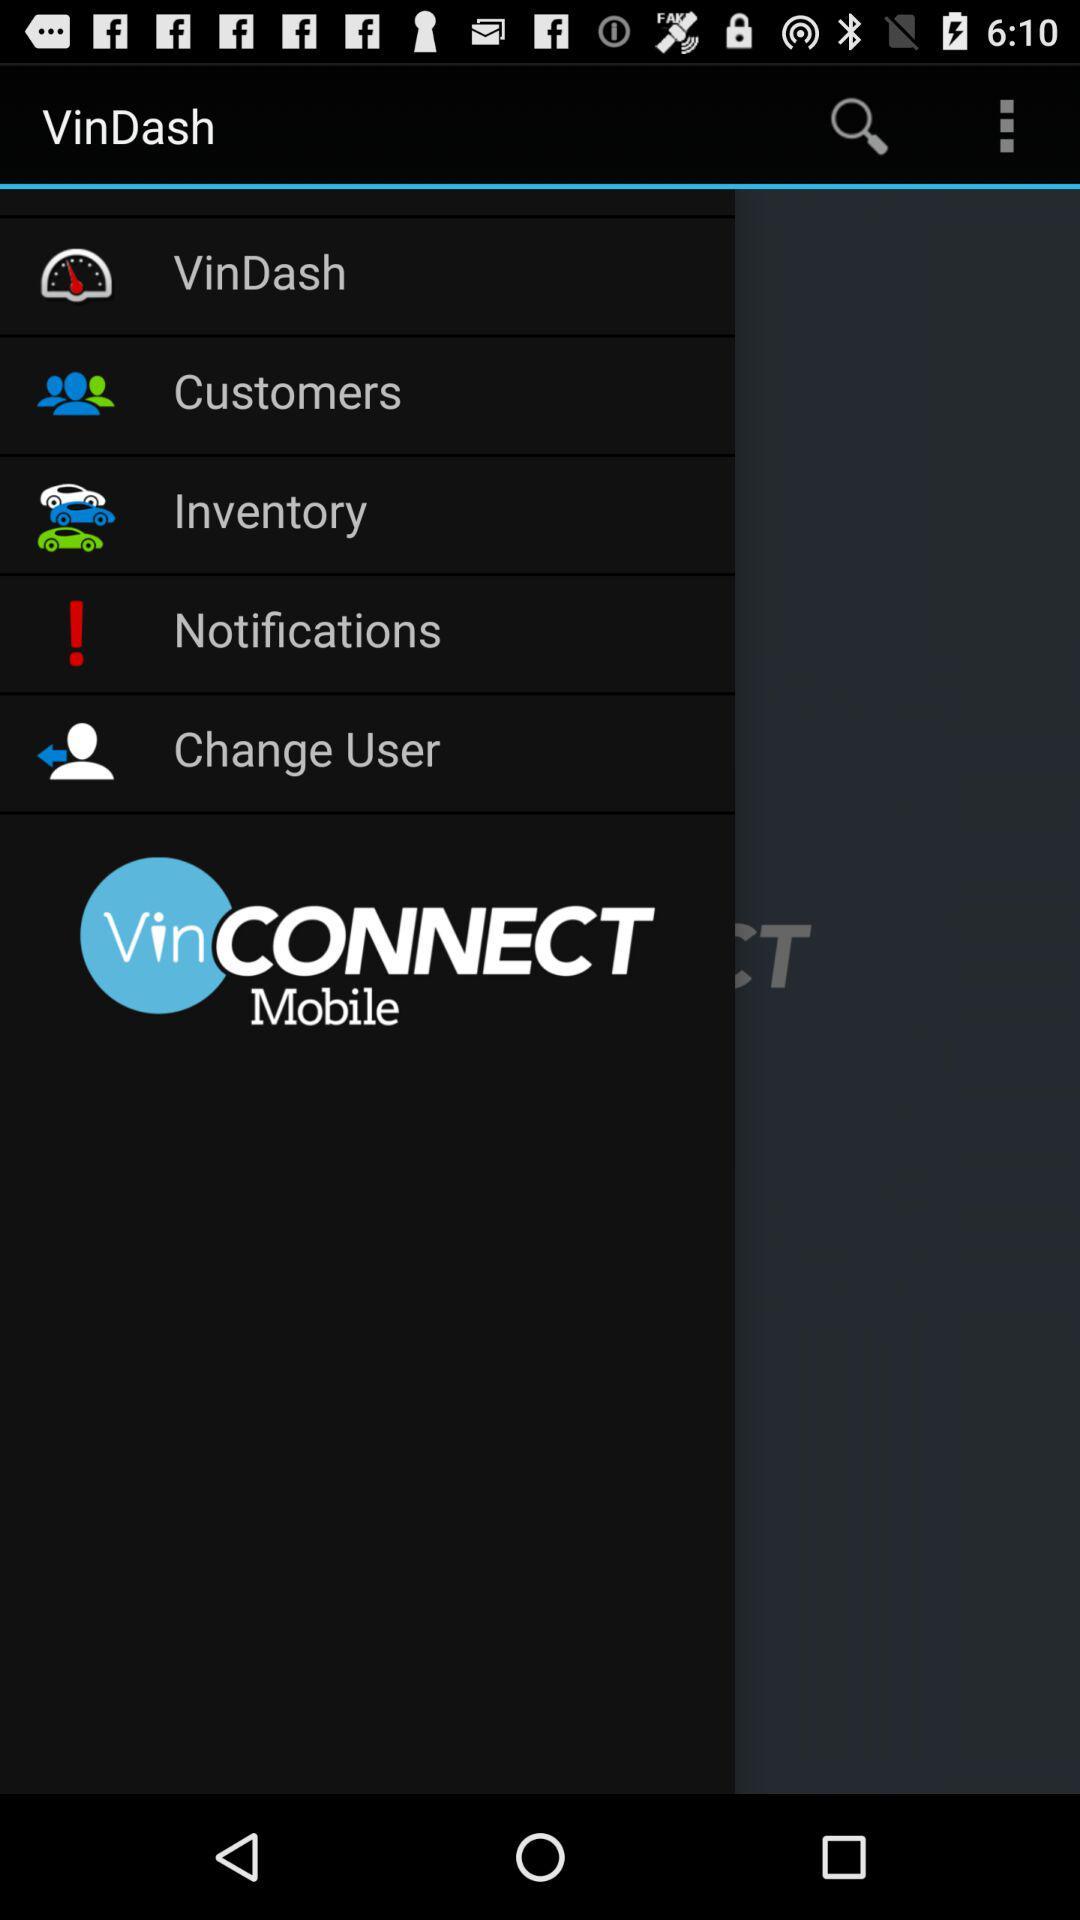  I want to click on customers item, so click(442, 395).